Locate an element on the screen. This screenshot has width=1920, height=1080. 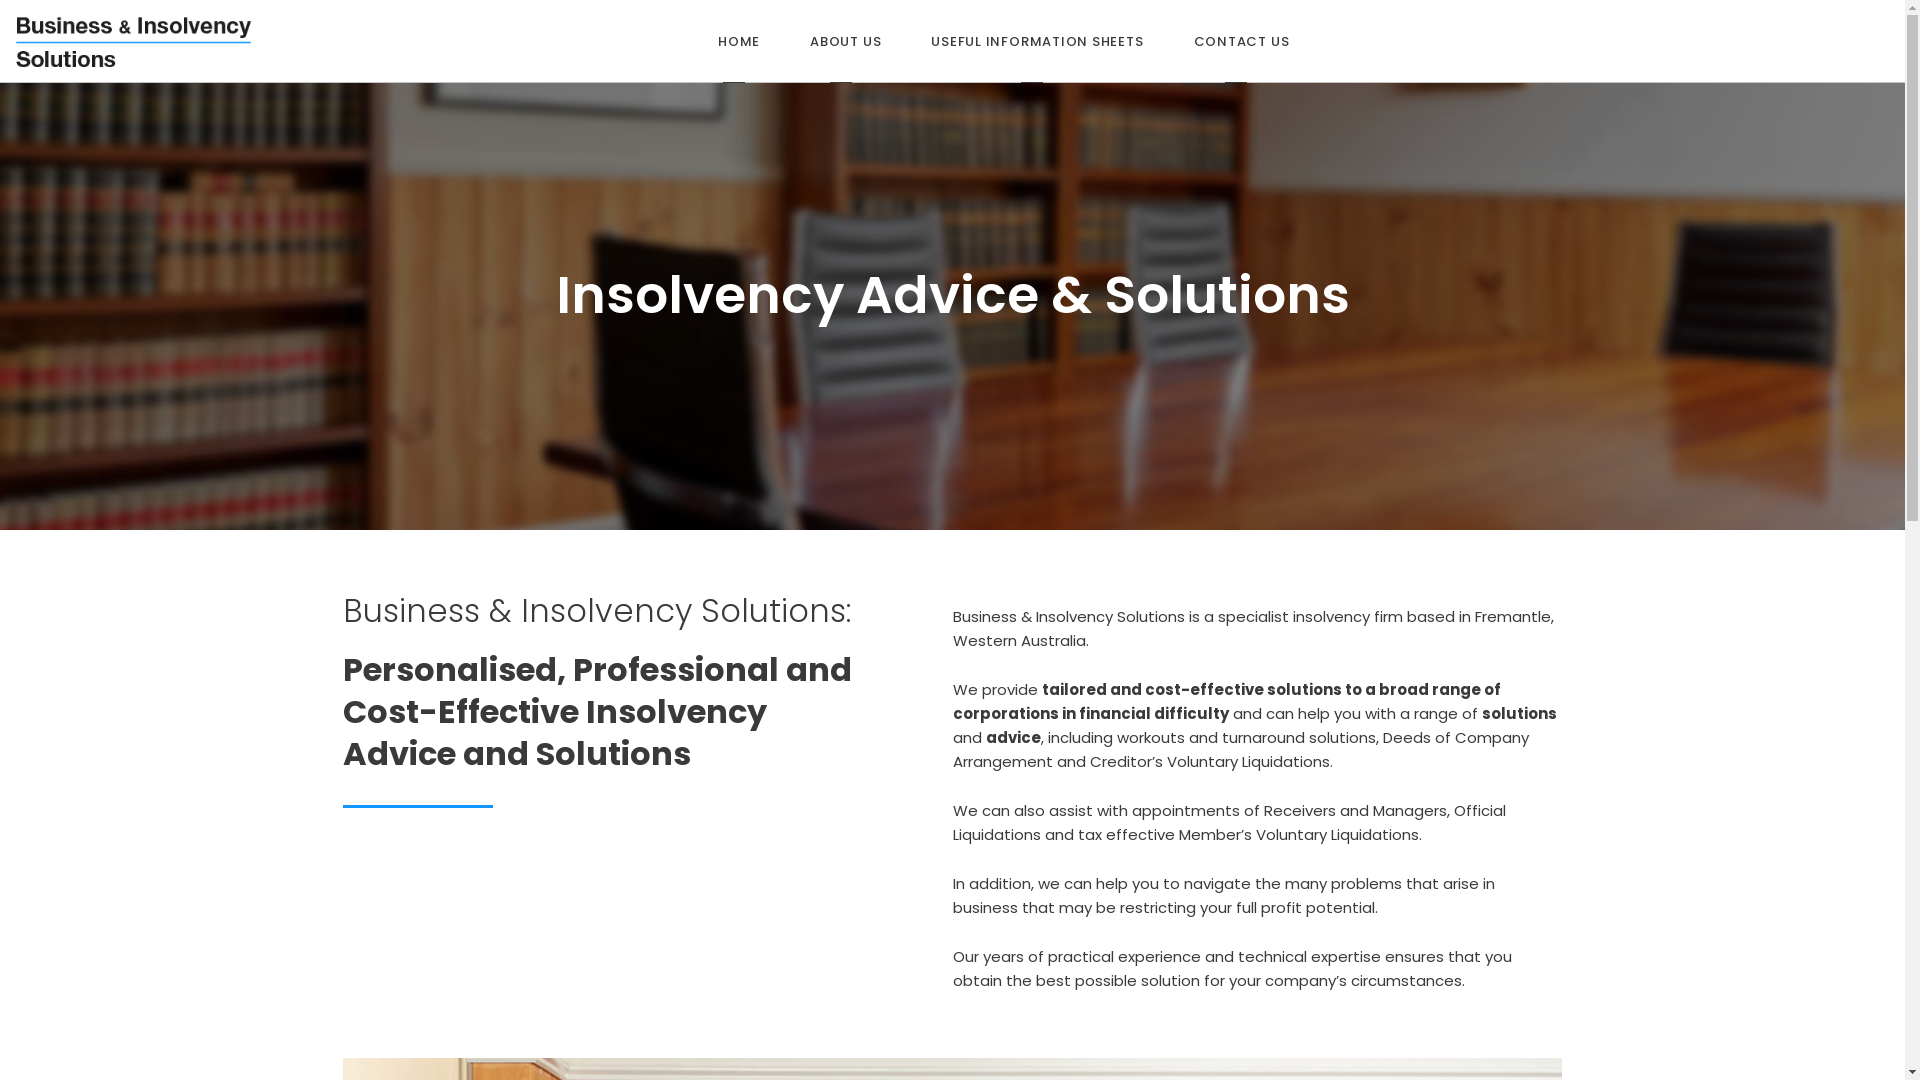
'USEFUL INFORMATION SHEETS' is located at coordinates (1036, 41).